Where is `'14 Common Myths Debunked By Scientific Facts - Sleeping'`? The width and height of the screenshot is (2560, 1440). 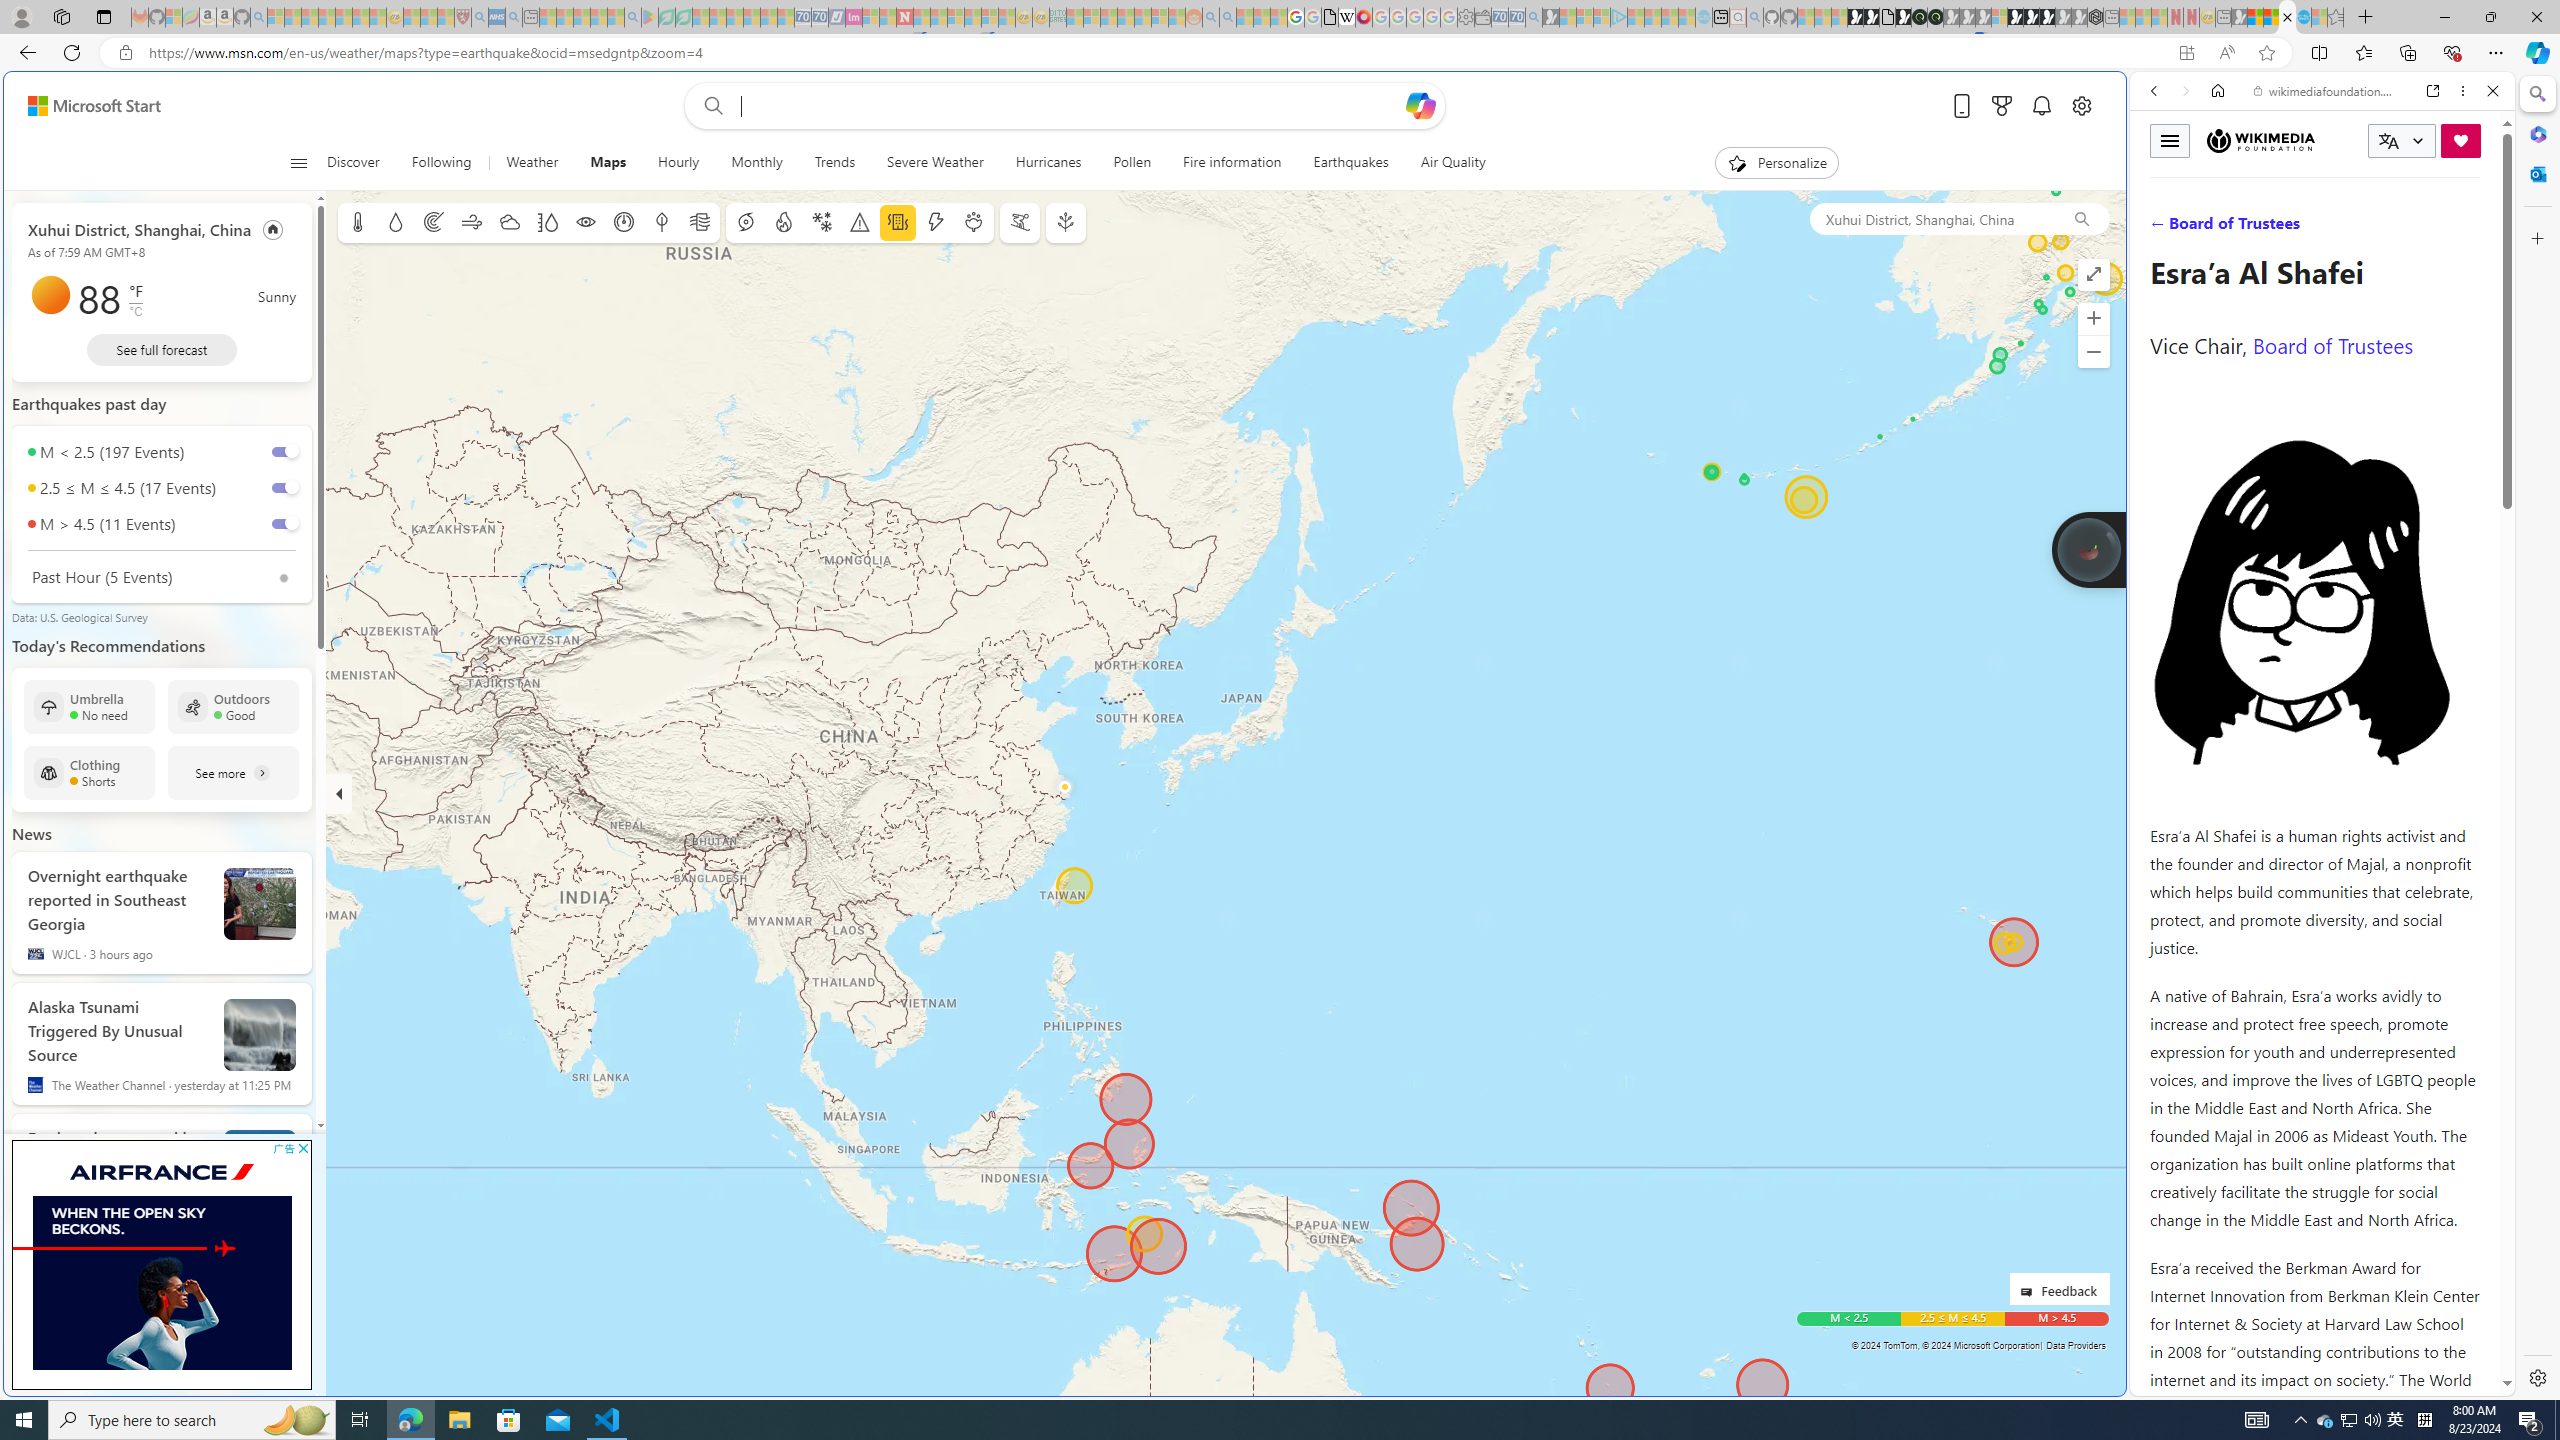 '14 Common Myths Debunked By Scientific Facts - Sleeping' is located at coordinates (937, 16).